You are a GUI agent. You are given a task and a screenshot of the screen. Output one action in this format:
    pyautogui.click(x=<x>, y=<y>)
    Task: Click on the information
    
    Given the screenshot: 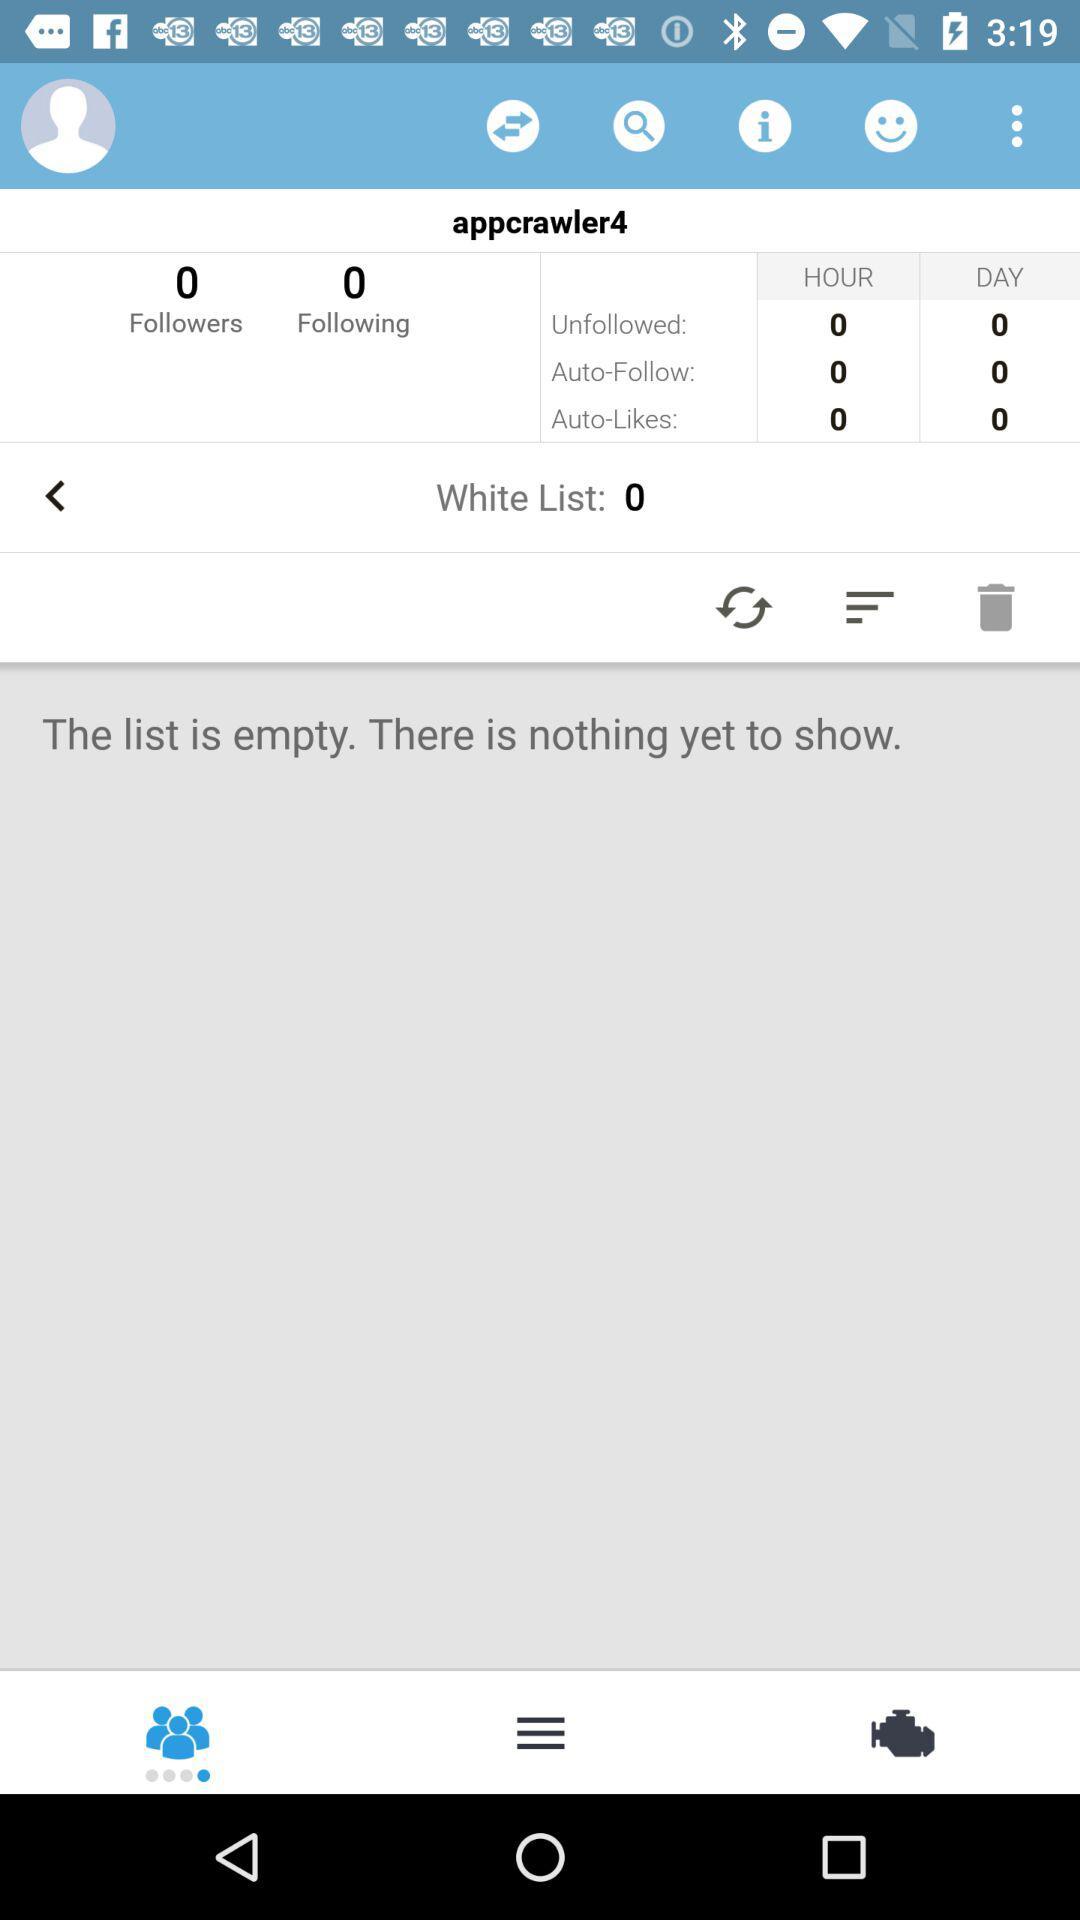 What is the action you would take?
    pyautogui.click(x=764, y=124)
    